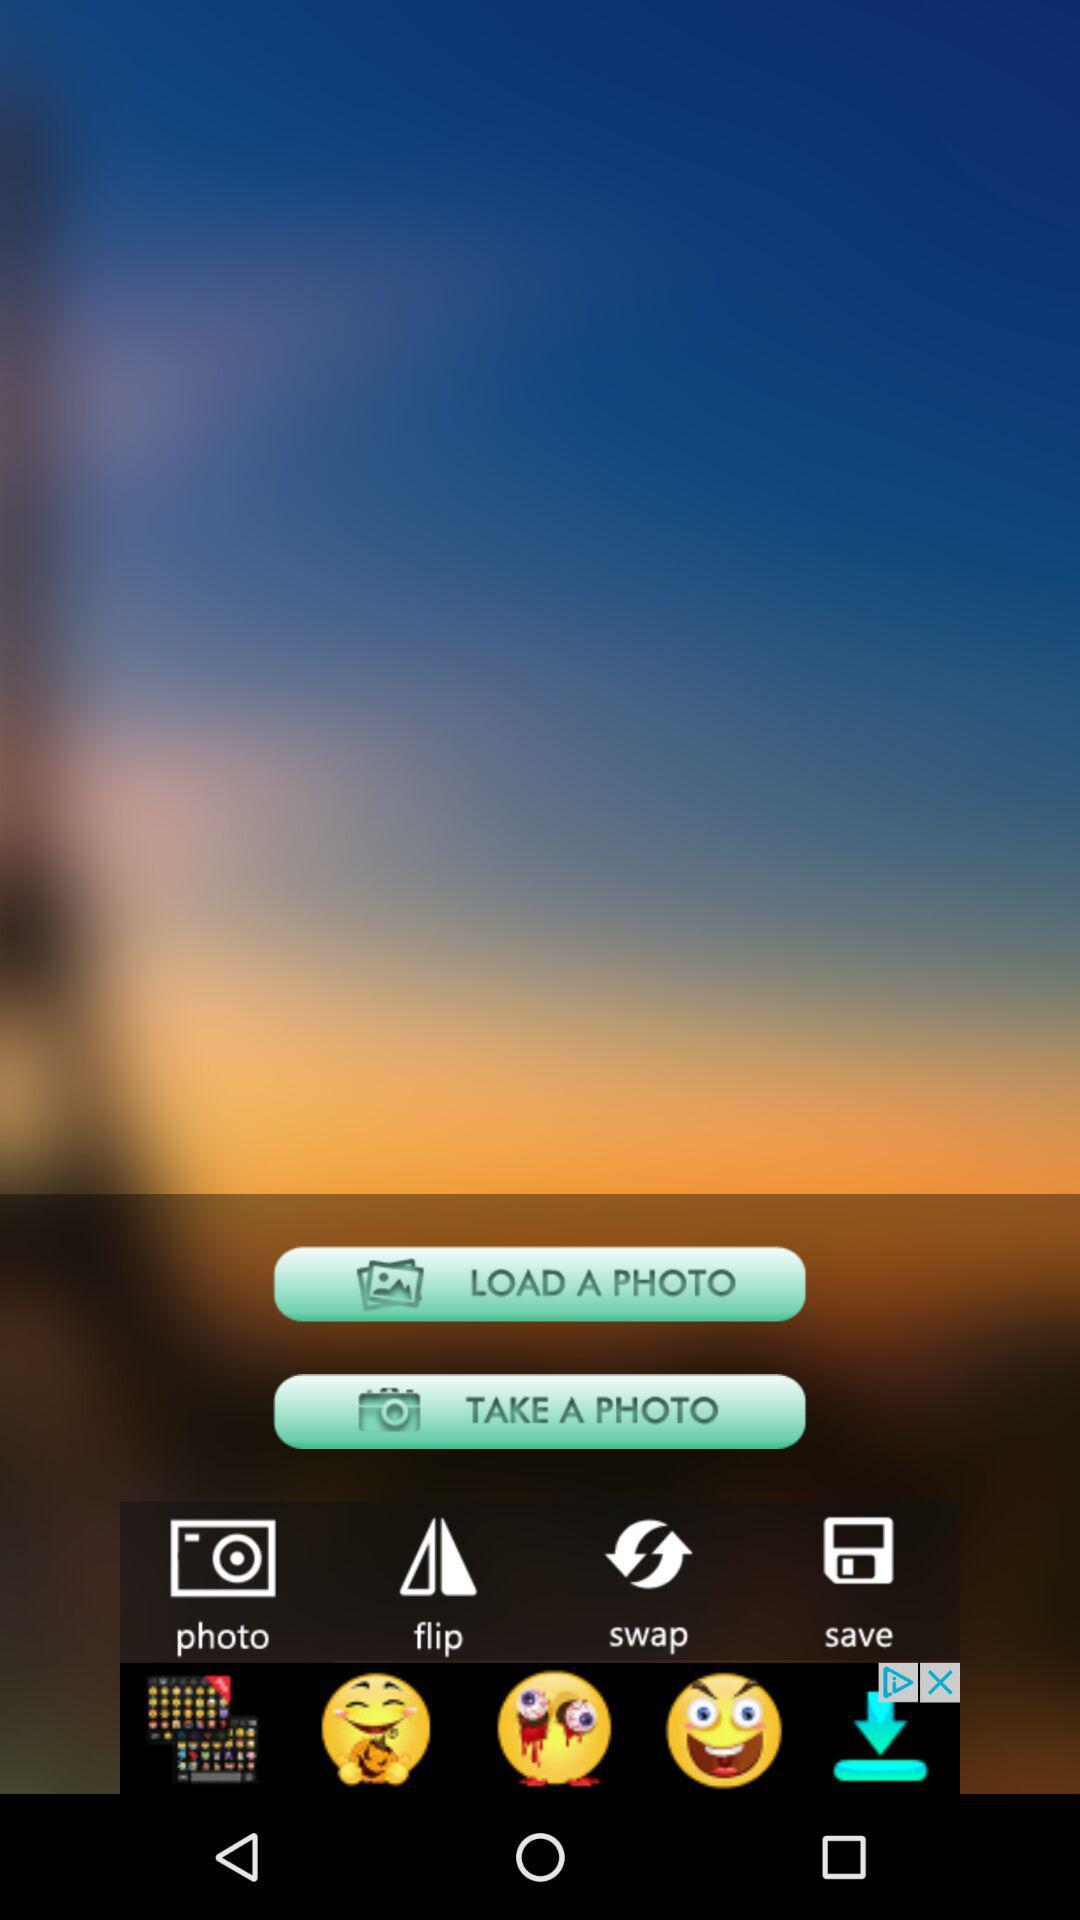  What do you see at coordinates (644, 1579) in the screenshot?
I see `swap image` at bounding box center [644, 1579].